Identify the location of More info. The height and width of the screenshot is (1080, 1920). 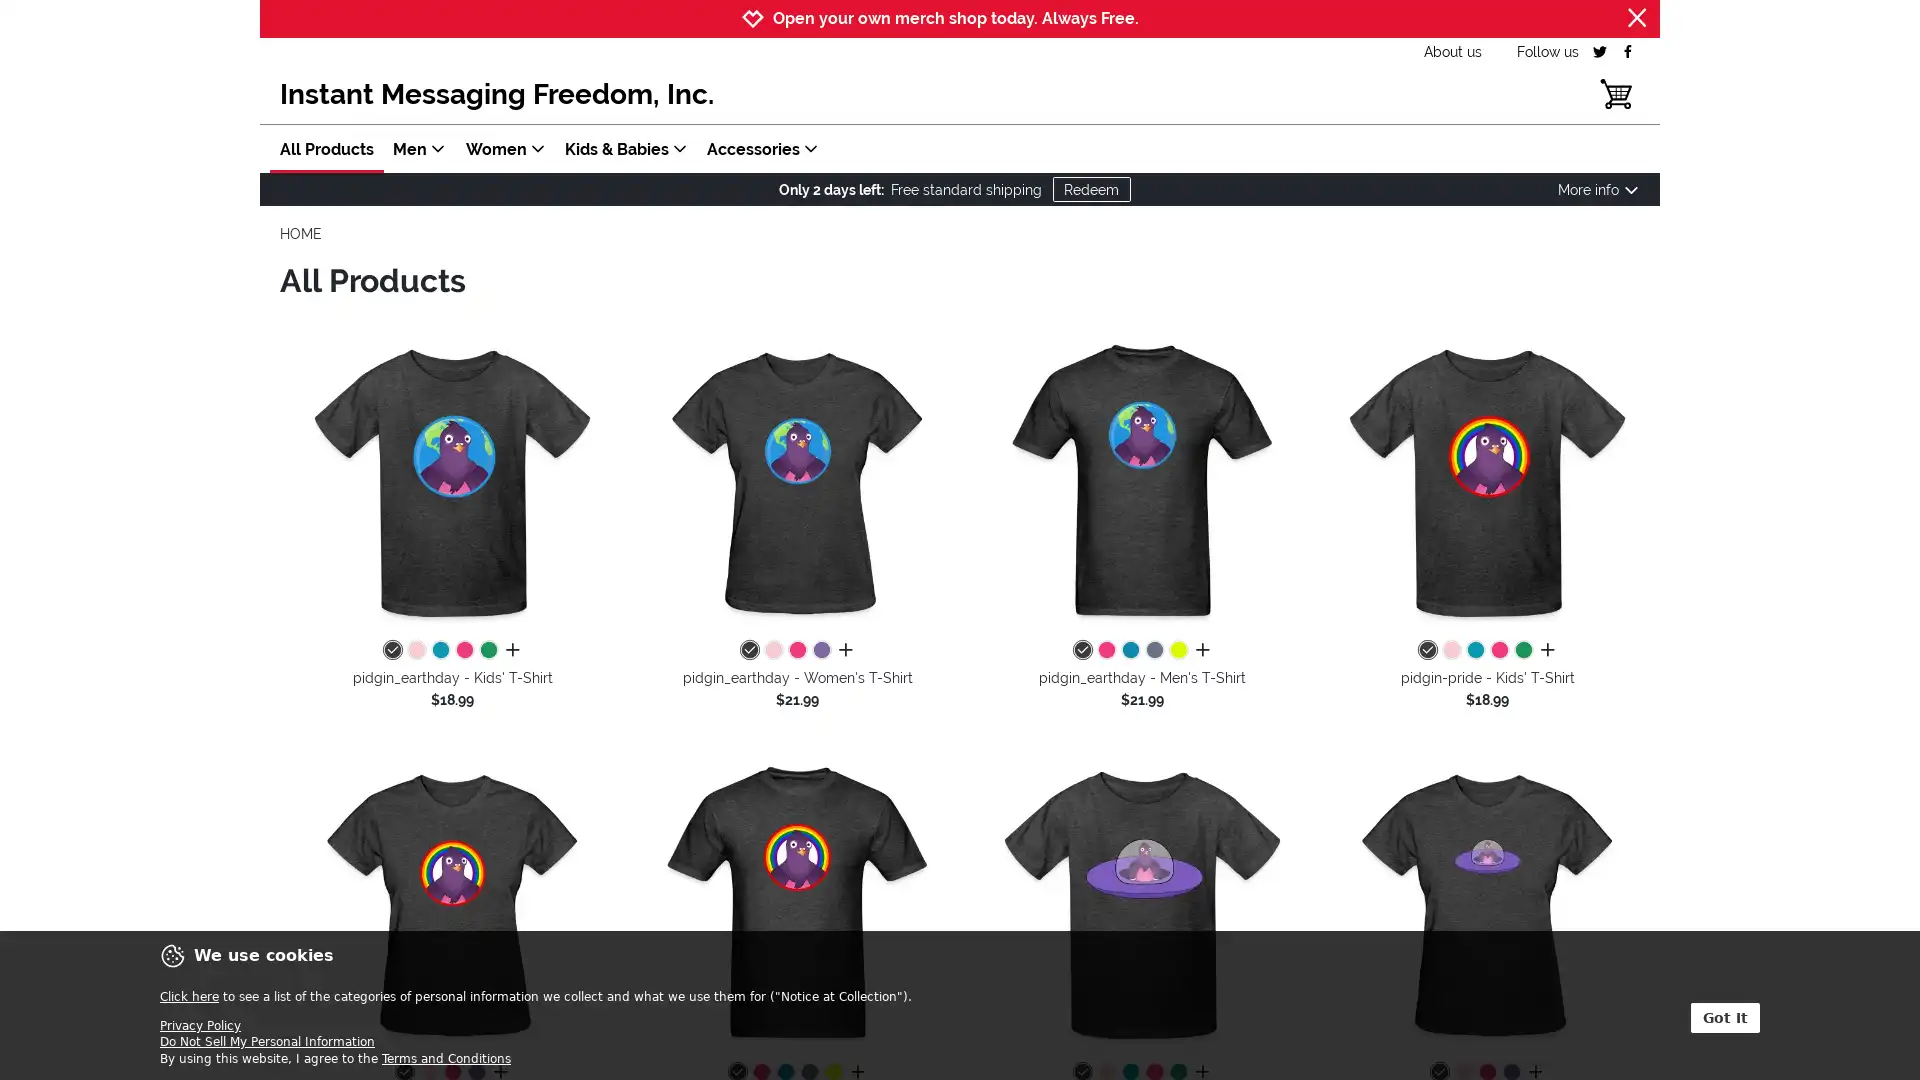
(1597, 189).